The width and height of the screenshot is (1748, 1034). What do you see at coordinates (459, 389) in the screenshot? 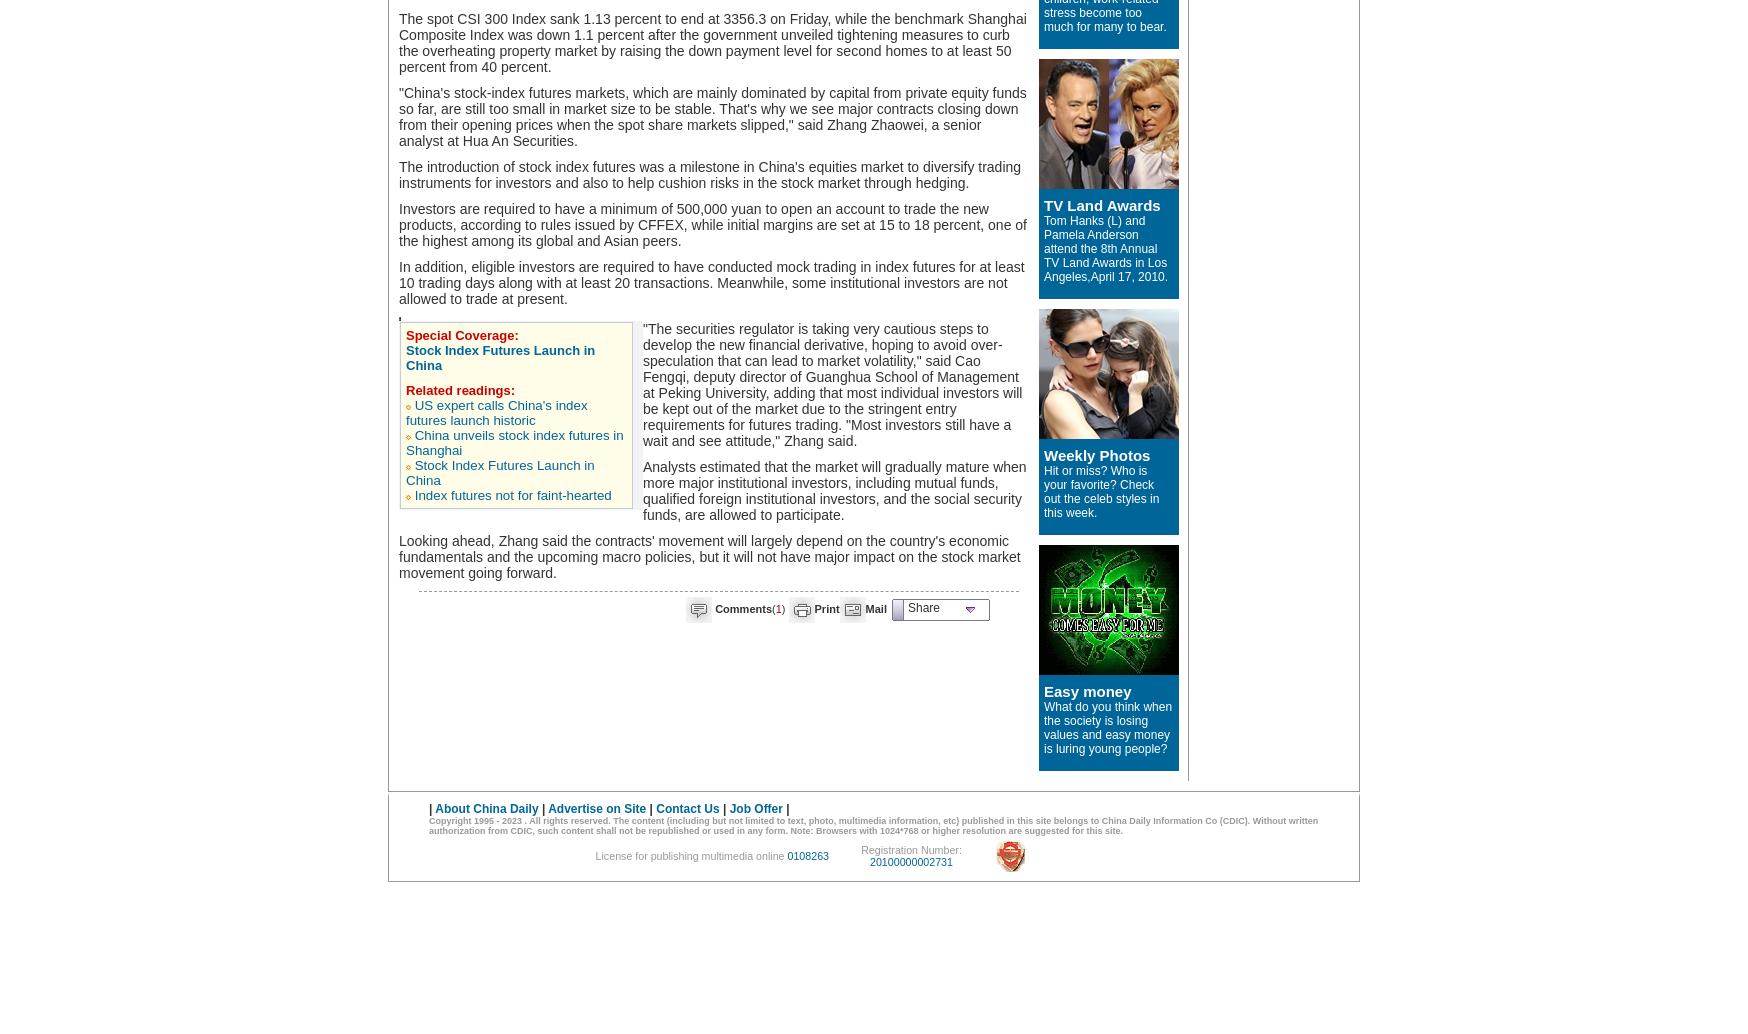
I see `'Related readings:'` at bounding box center [459, 389].